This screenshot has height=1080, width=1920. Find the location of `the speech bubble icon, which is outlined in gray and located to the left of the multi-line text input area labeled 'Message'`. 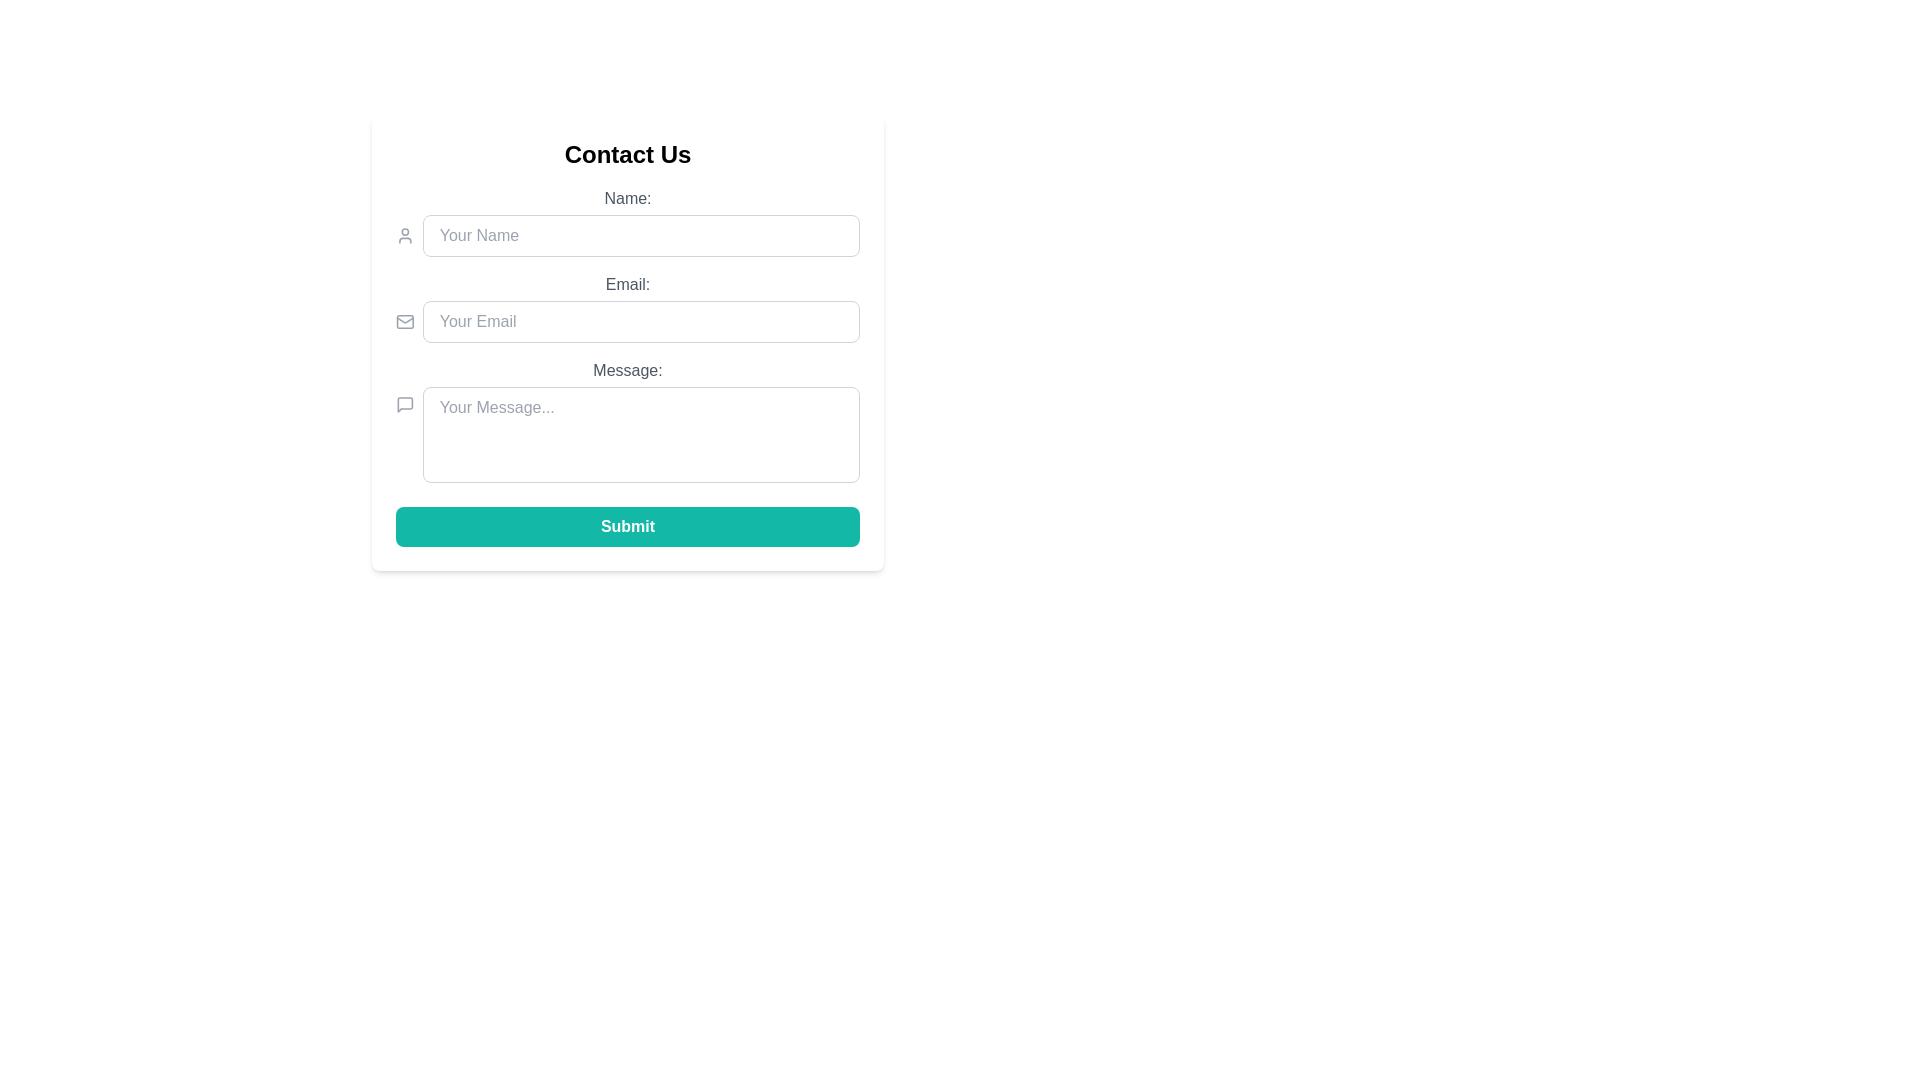

the speech bubble icon, which is outlined in gray and located to the left of the multi-line text input area labeled 'Message' is located at coordinates (404, 405).